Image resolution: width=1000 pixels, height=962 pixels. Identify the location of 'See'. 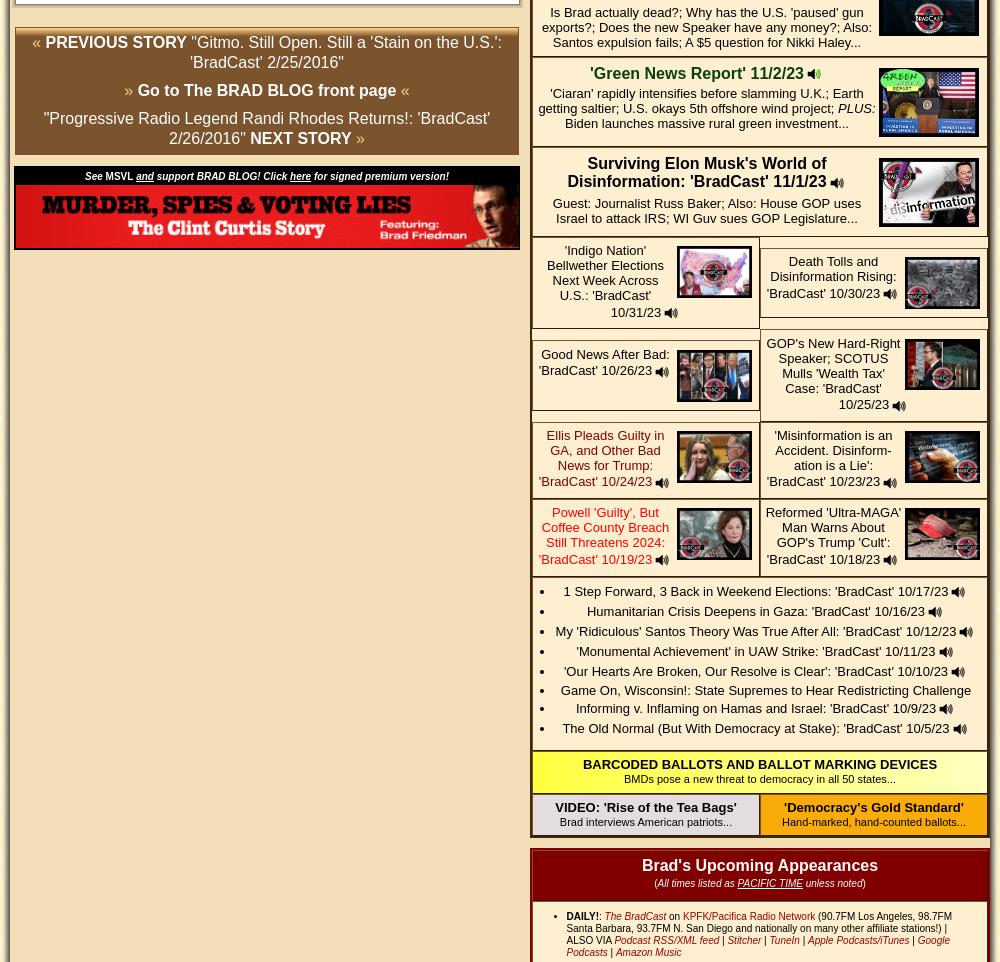
(94, 176).